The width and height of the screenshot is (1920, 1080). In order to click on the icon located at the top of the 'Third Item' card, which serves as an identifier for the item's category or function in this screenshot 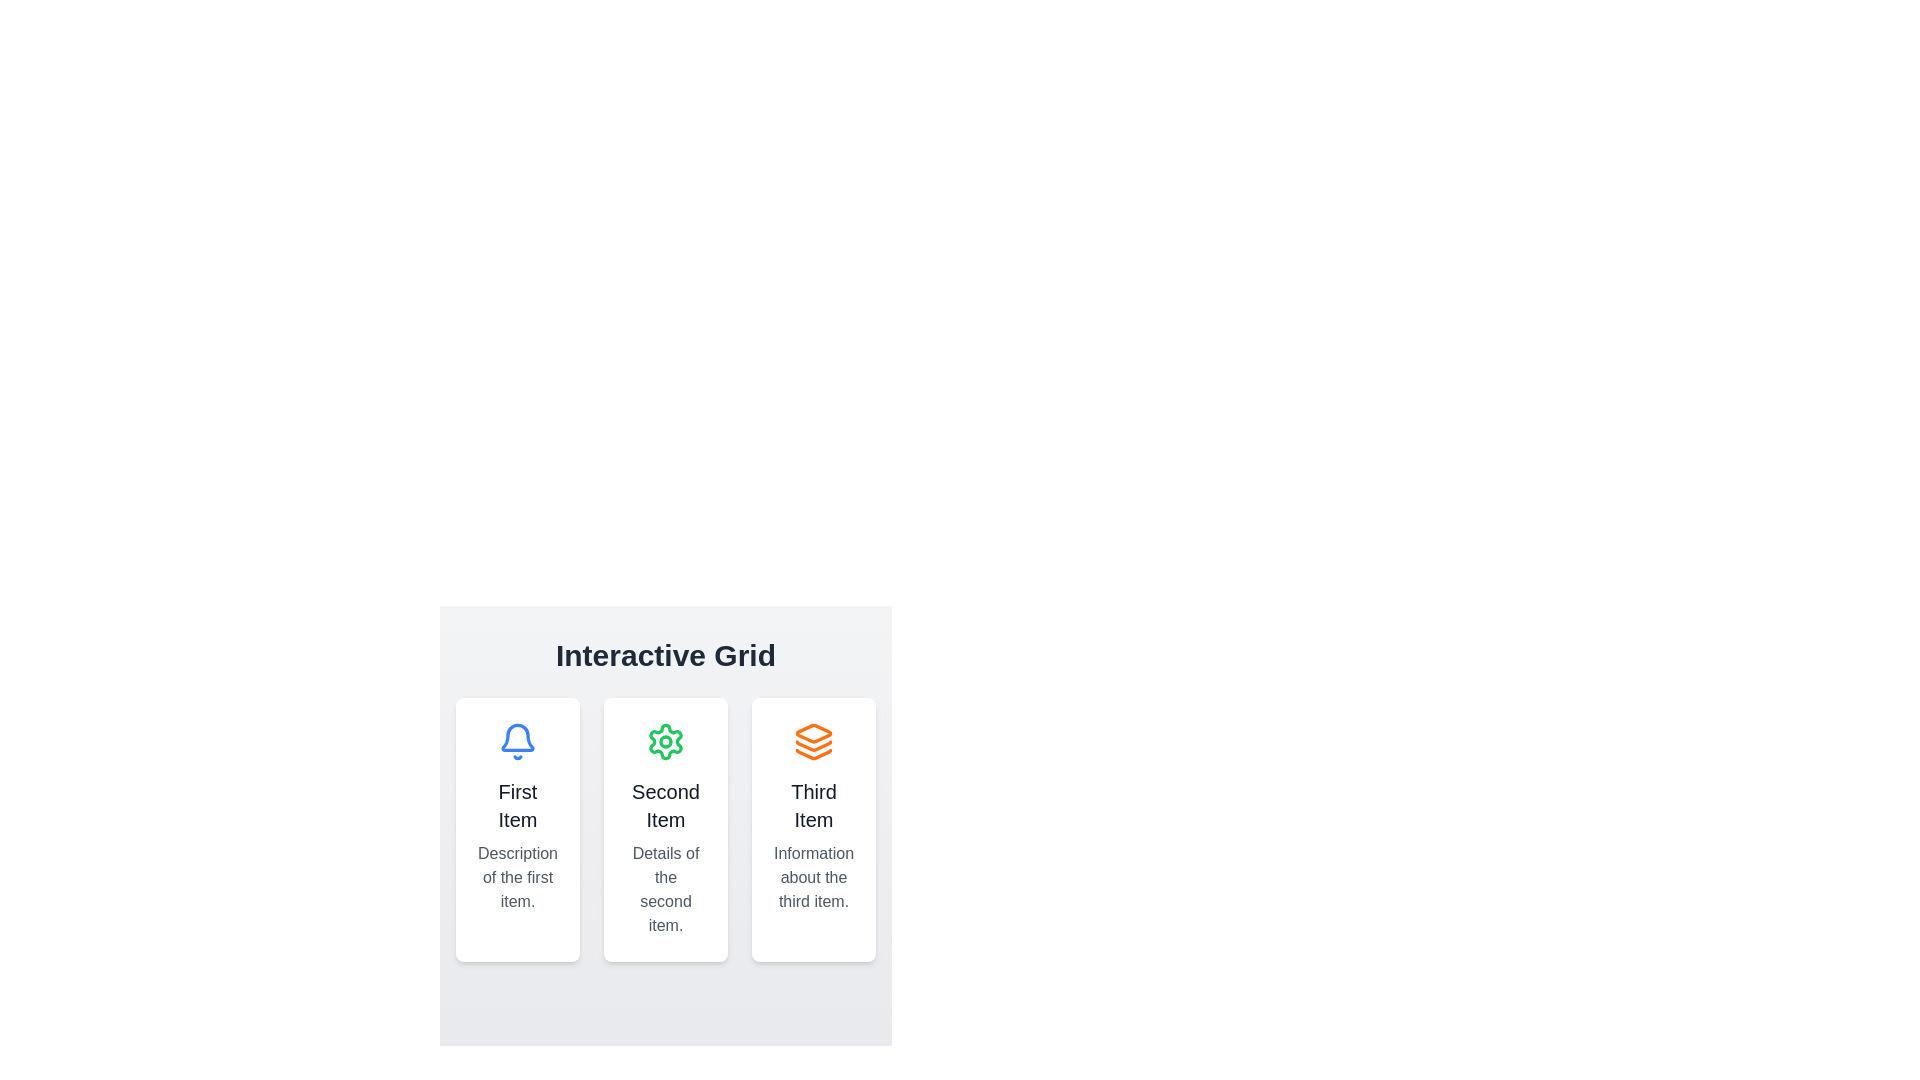, I will do `click(814, 741)`.